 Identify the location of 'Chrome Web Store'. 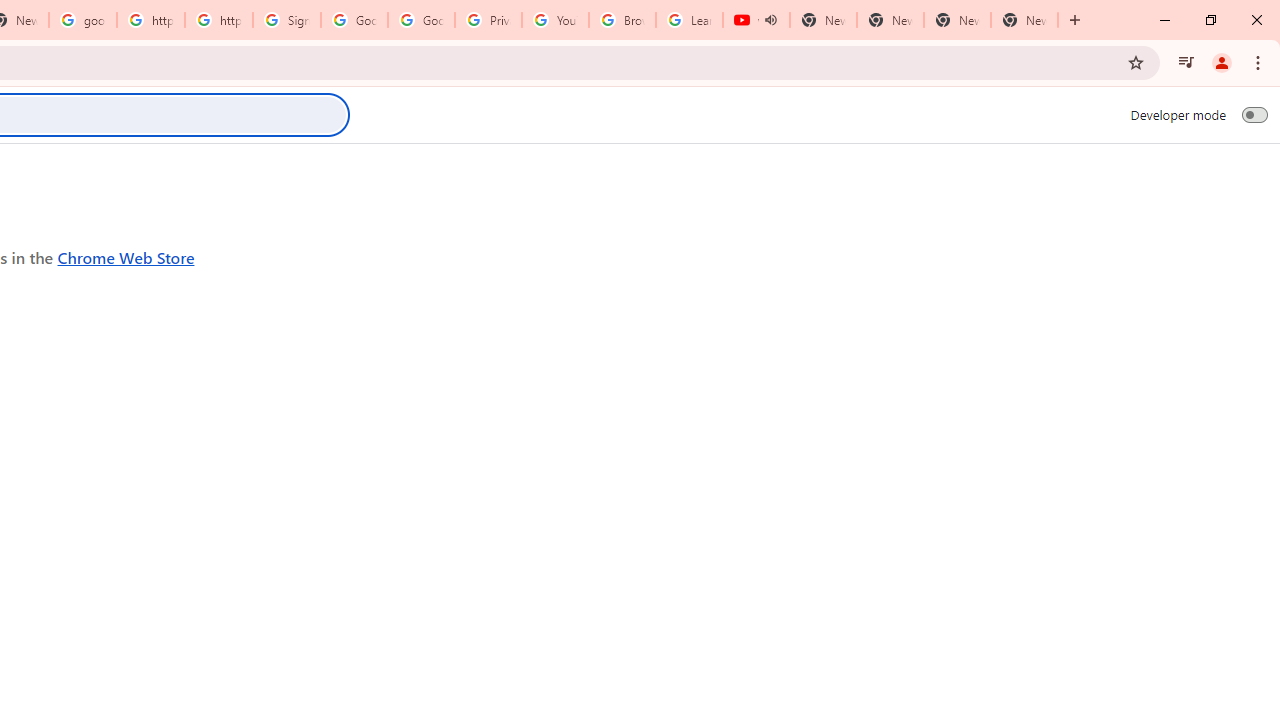
(125, 256).